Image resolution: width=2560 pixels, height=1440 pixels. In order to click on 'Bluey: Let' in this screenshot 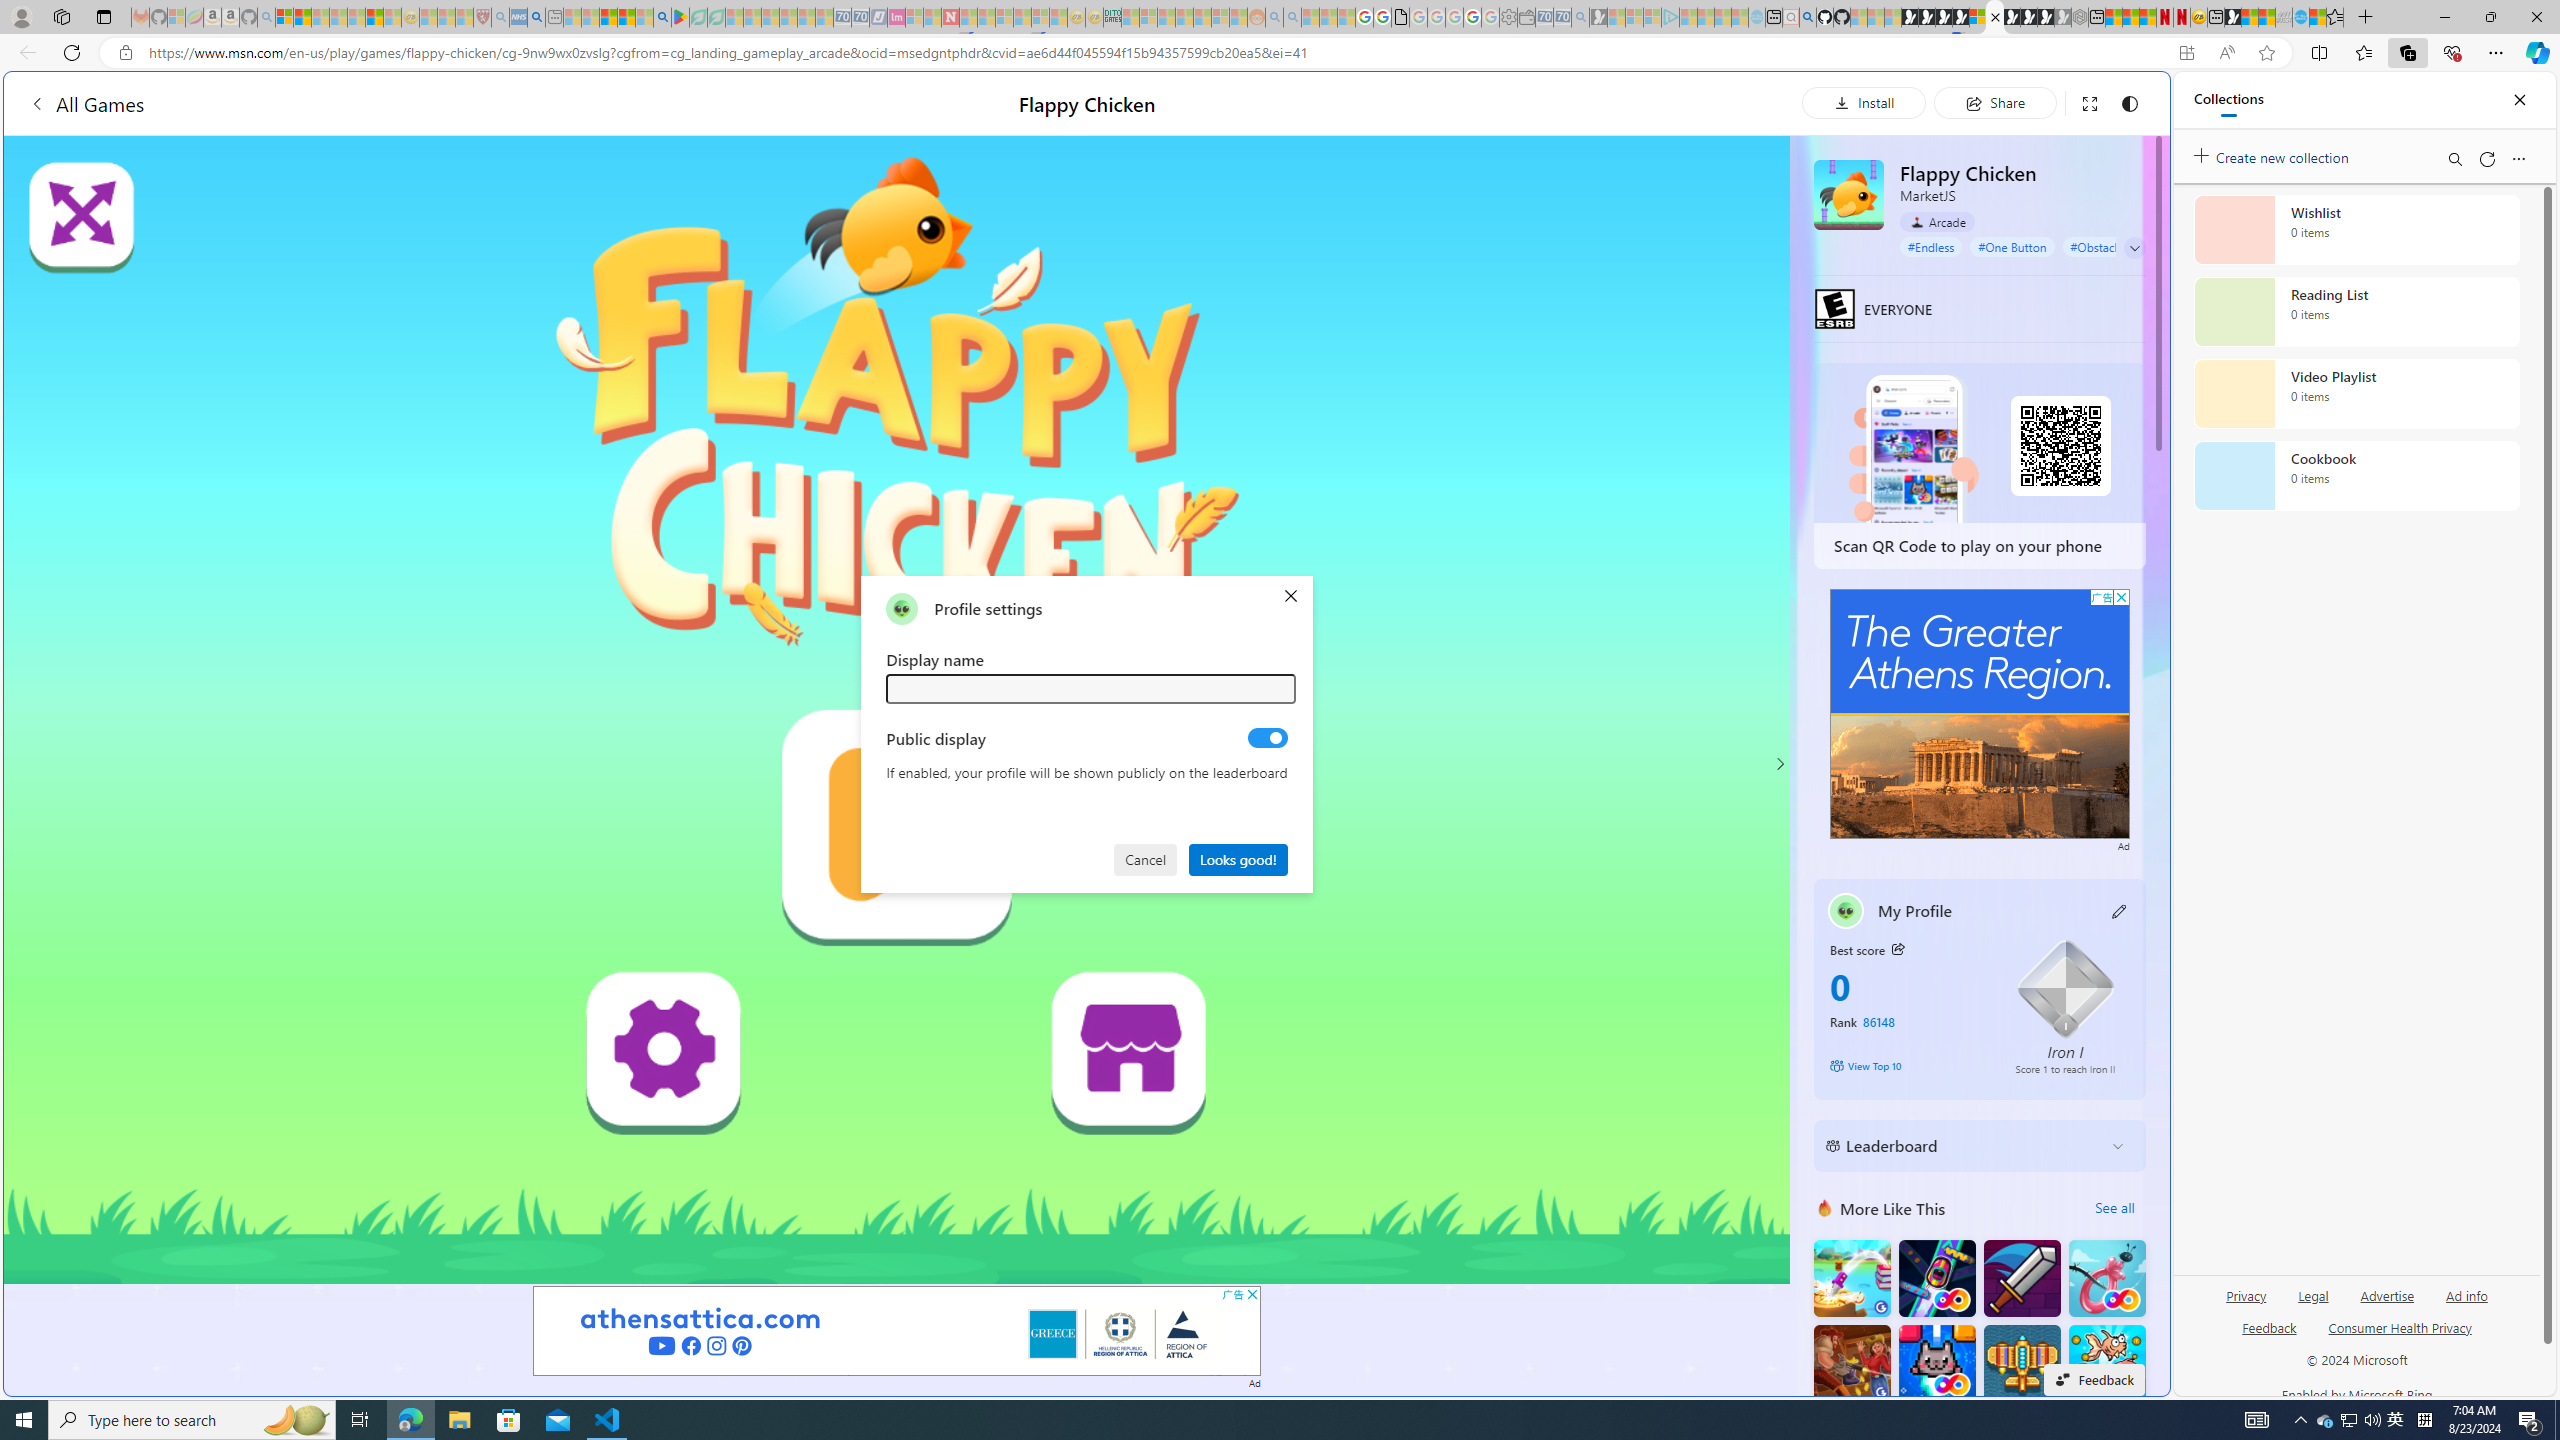, I will do `click(680, 16)`.